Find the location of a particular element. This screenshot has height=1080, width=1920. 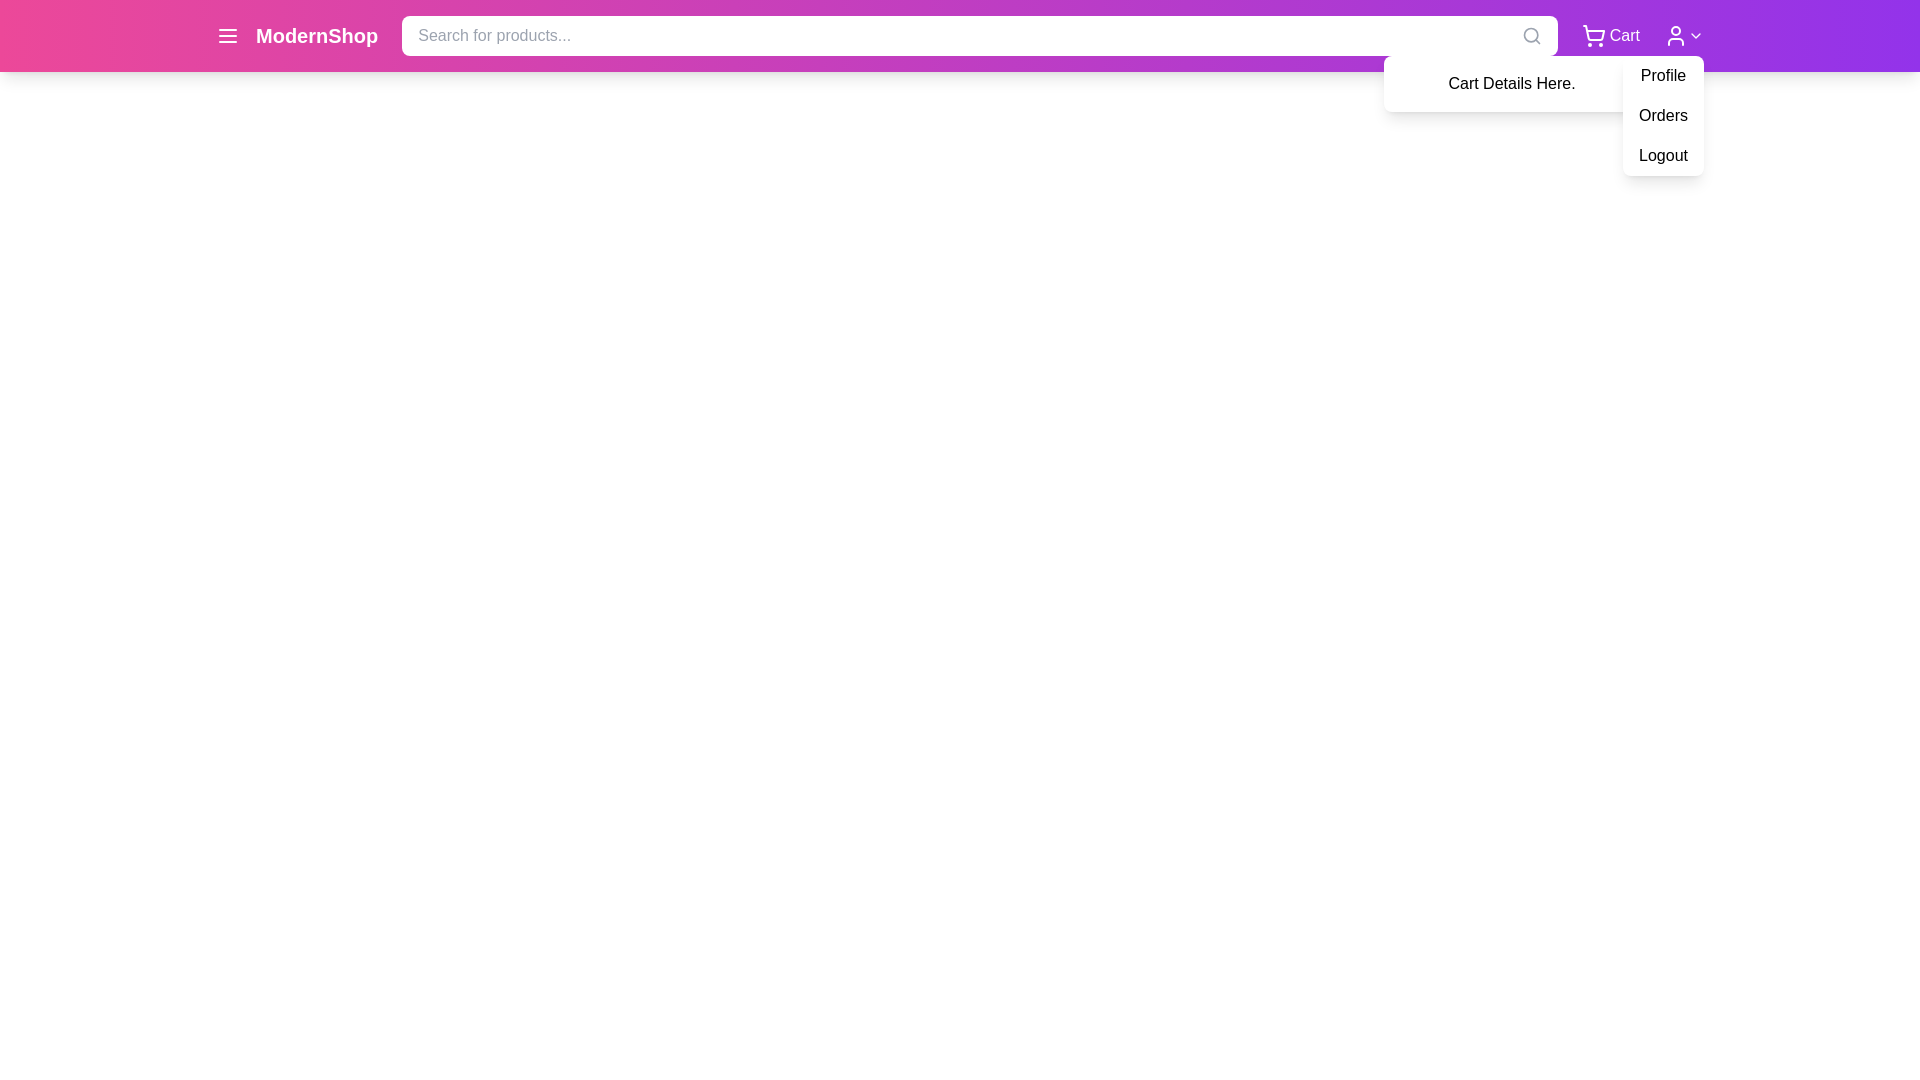

the vector graphic circle representing the lens of the search icon located in the top-right corner of the interface is located at coordinates (1530, 35).